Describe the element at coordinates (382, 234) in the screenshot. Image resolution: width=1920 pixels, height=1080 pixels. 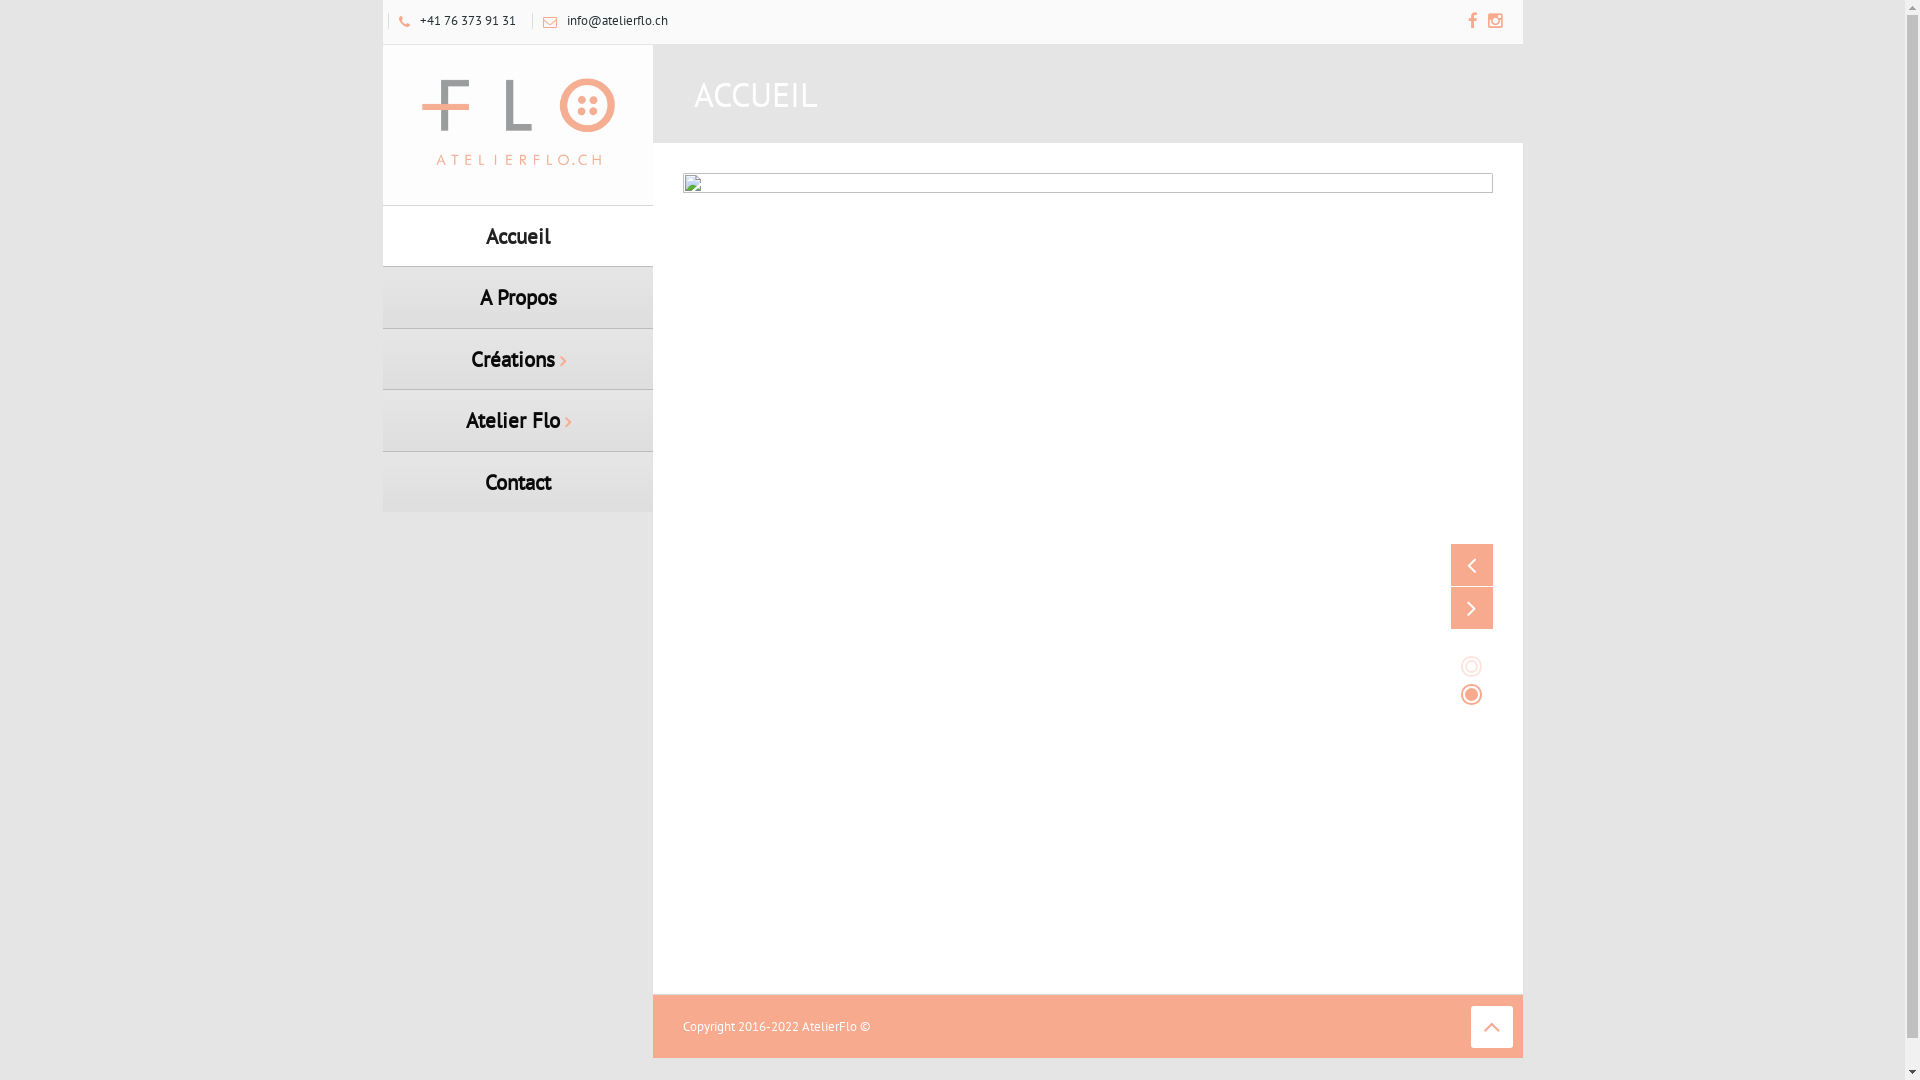
I see `'Accueil'` at that location.